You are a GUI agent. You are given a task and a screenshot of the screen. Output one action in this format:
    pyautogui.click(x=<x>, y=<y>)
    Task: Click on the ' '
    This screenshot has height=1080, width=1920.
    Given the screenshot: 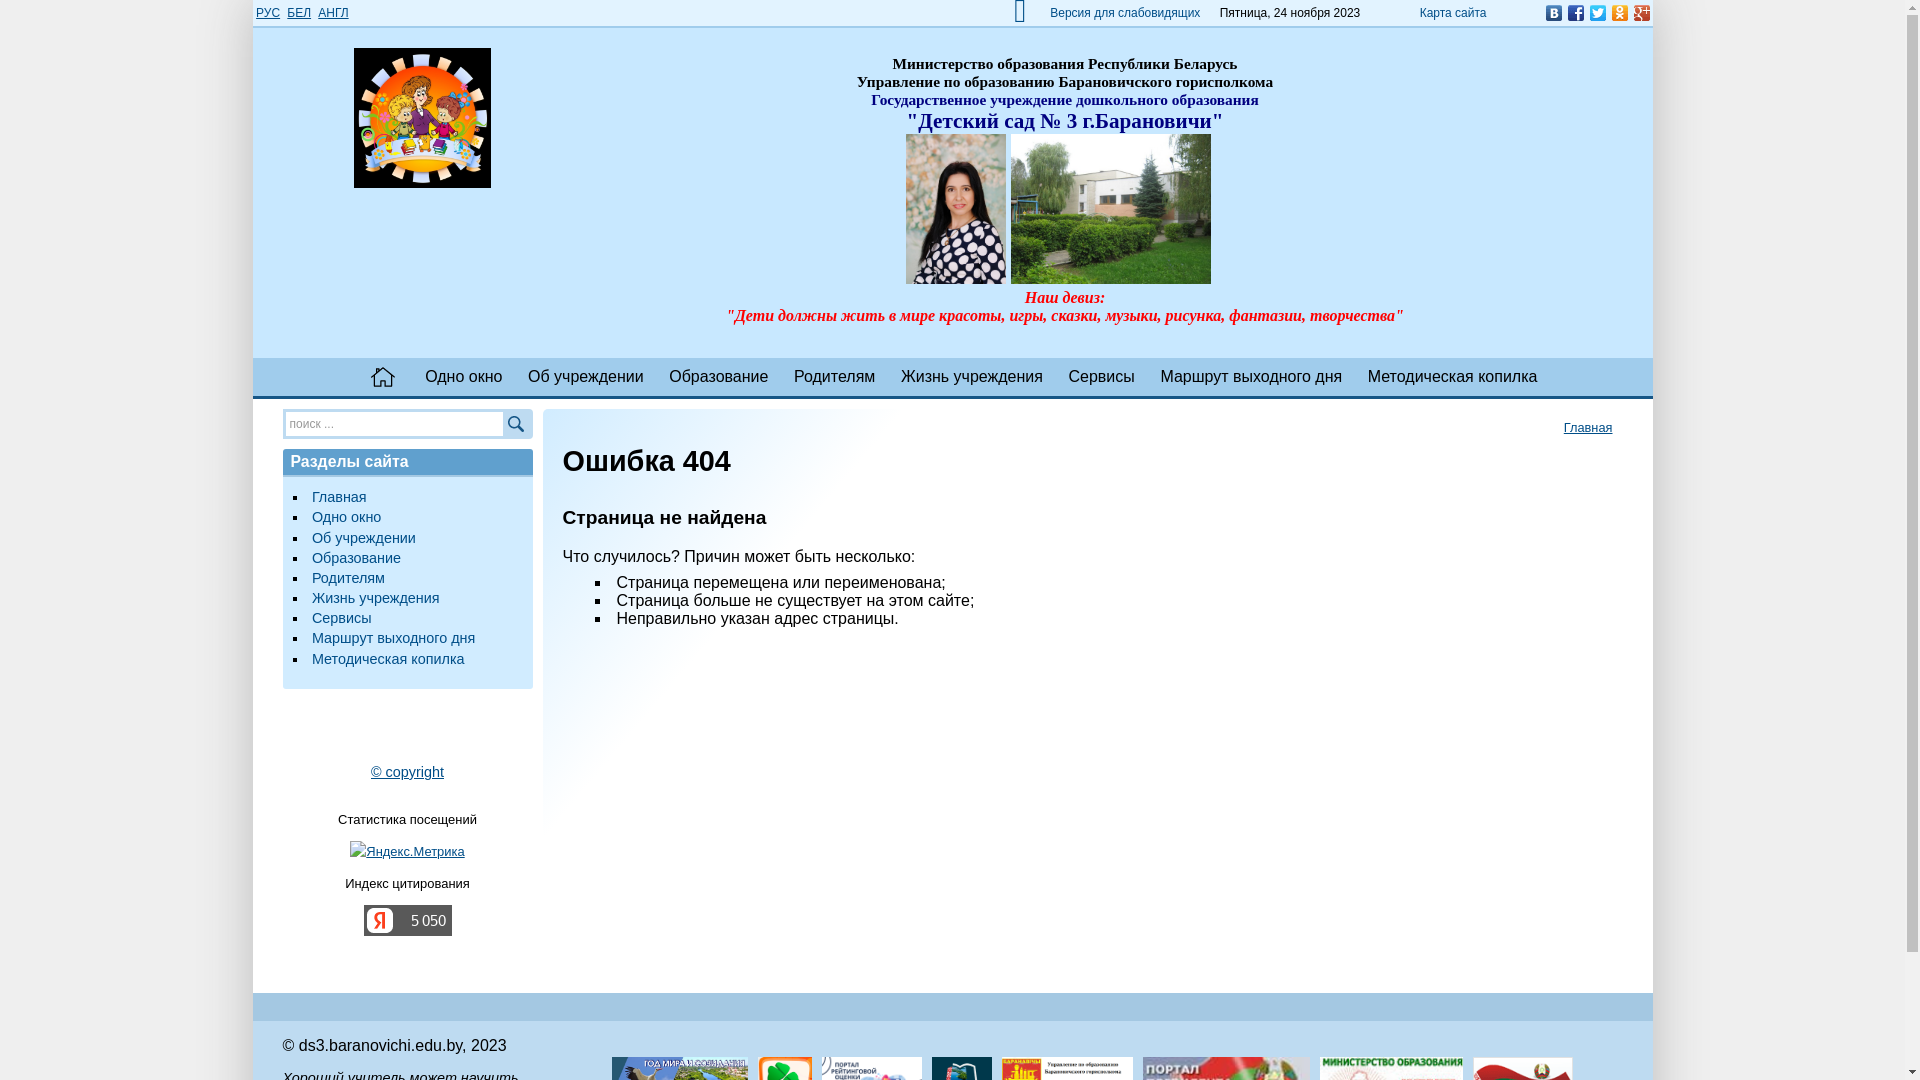 What is the action you would take?
    pyautogui.click(x=384, y=377)
    